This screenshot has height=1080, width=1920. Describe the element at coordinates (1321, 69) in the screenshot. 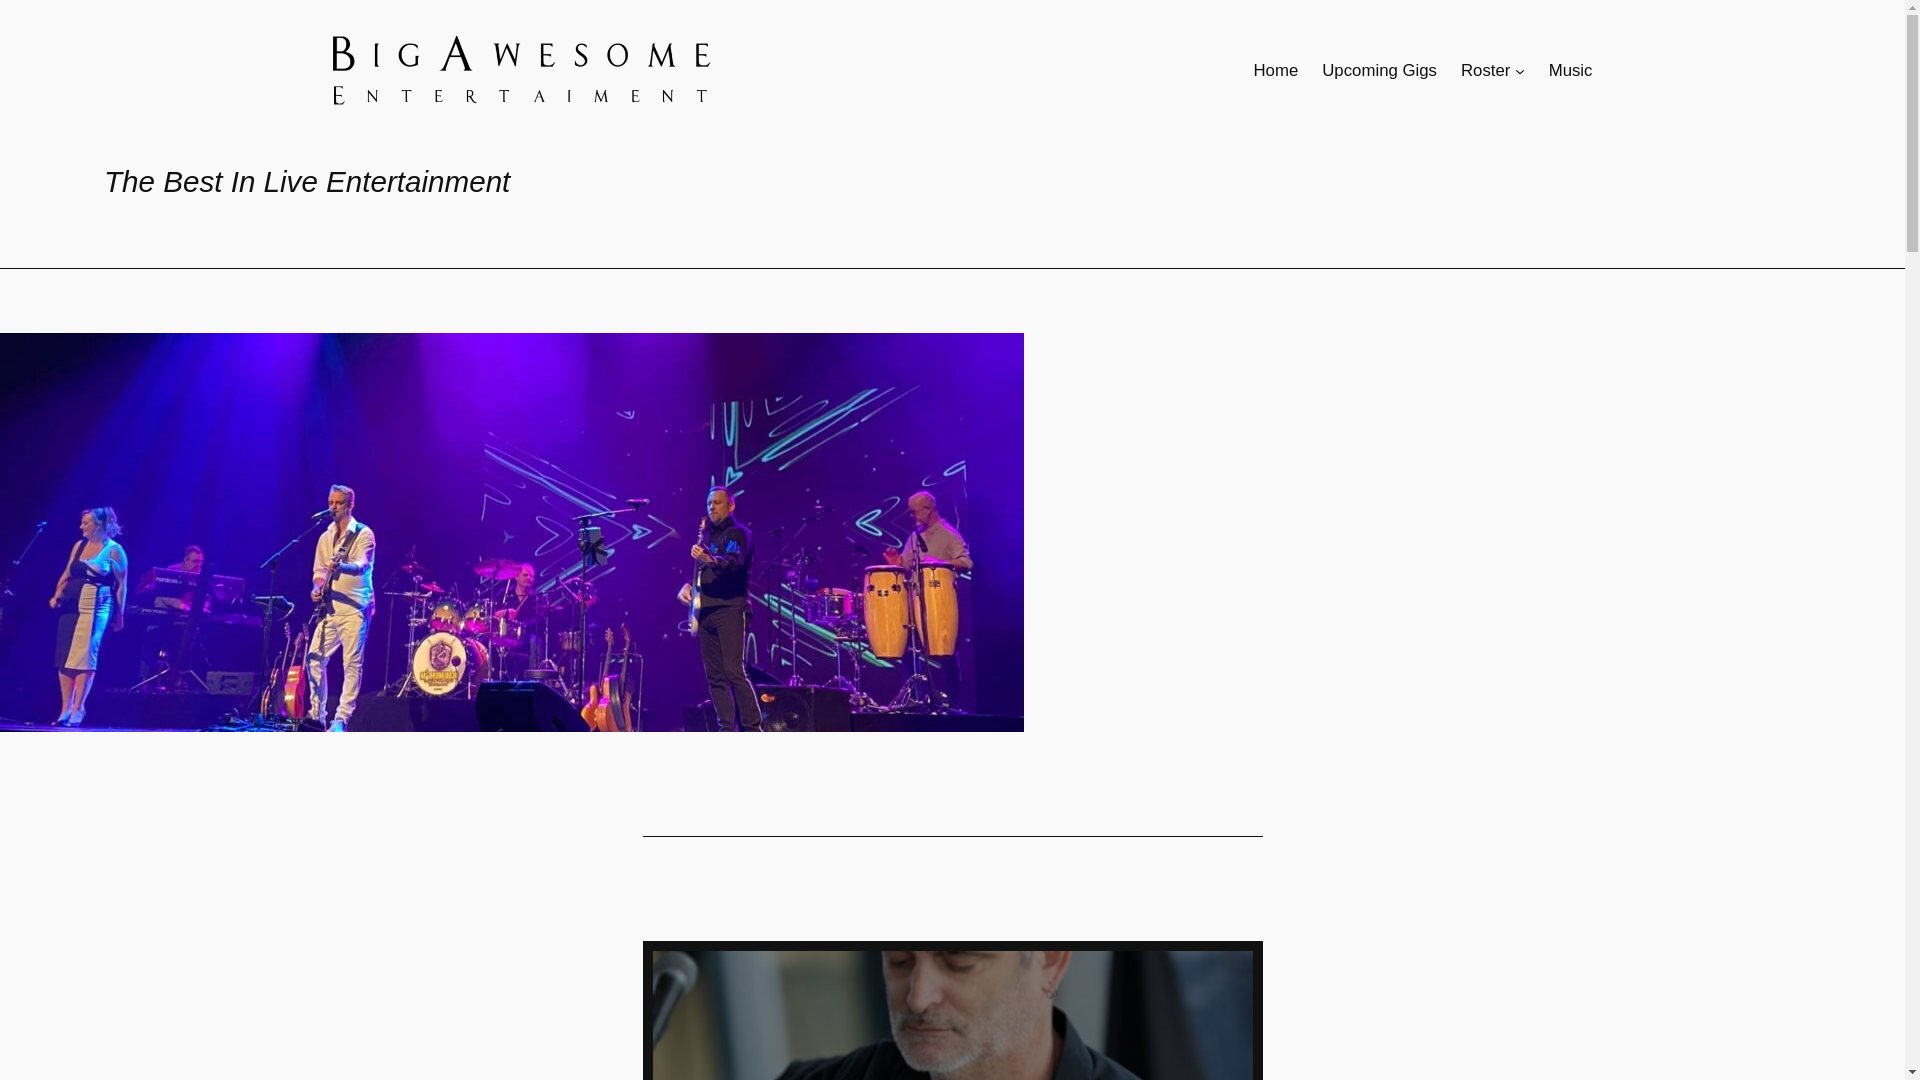

I see `'Upcoming Gigs'` at that location.